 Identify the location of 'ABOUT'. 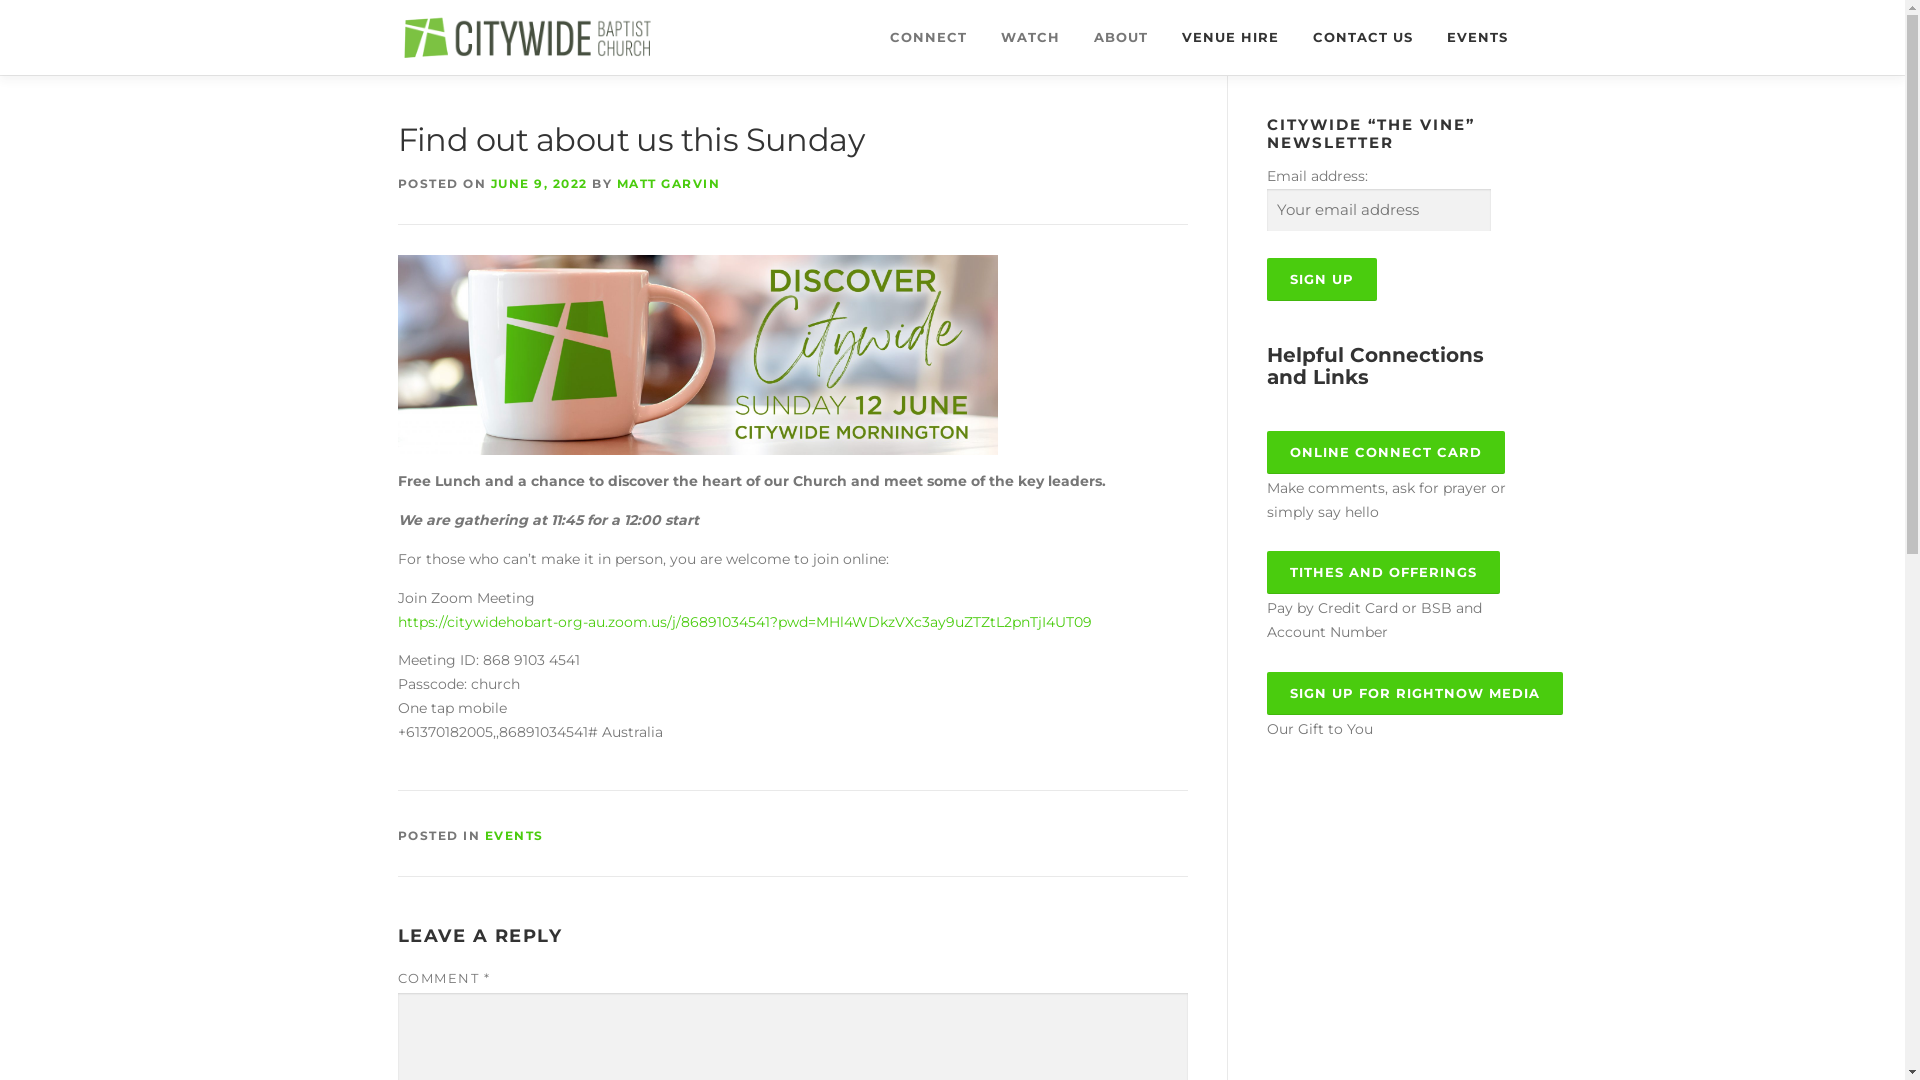
(1118, 37).